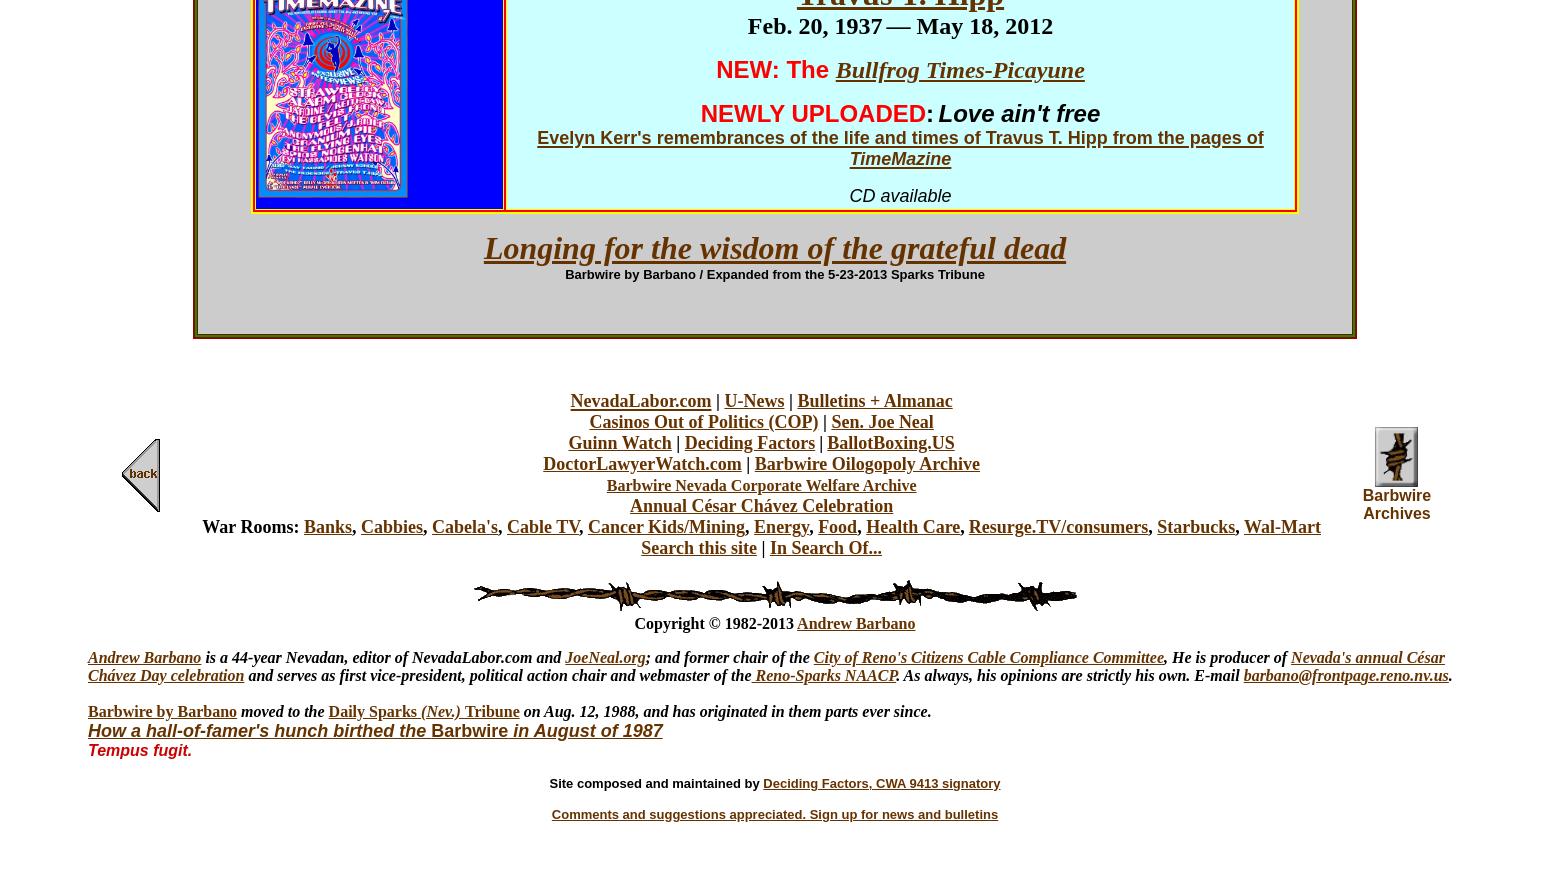 The image size is (1550, 872). I want to click on 'Sen. Joe 
          Neal', so click(829, 421).